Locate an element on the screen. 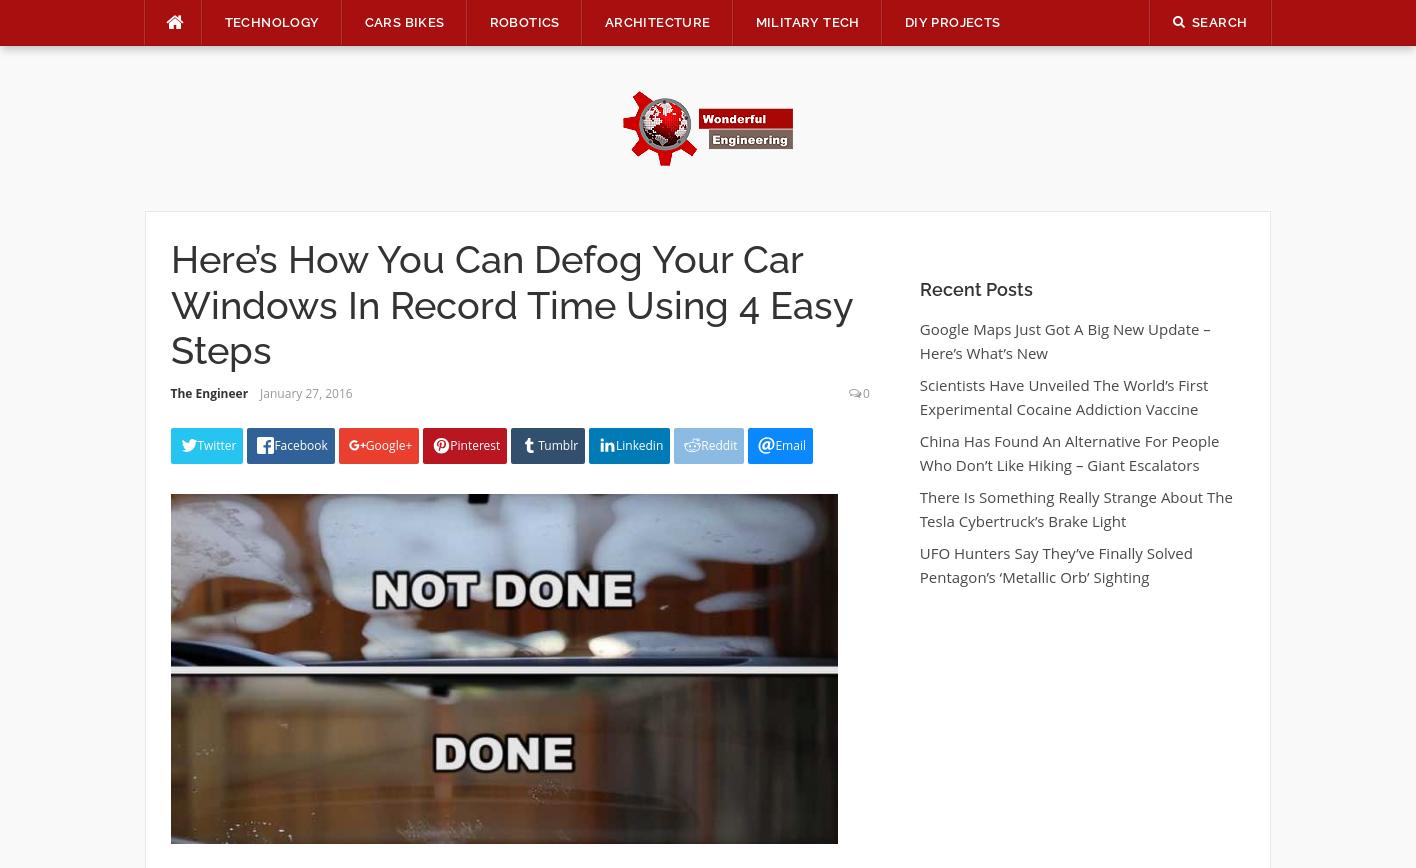  'Twitter' is located at coordinates (195, 444).